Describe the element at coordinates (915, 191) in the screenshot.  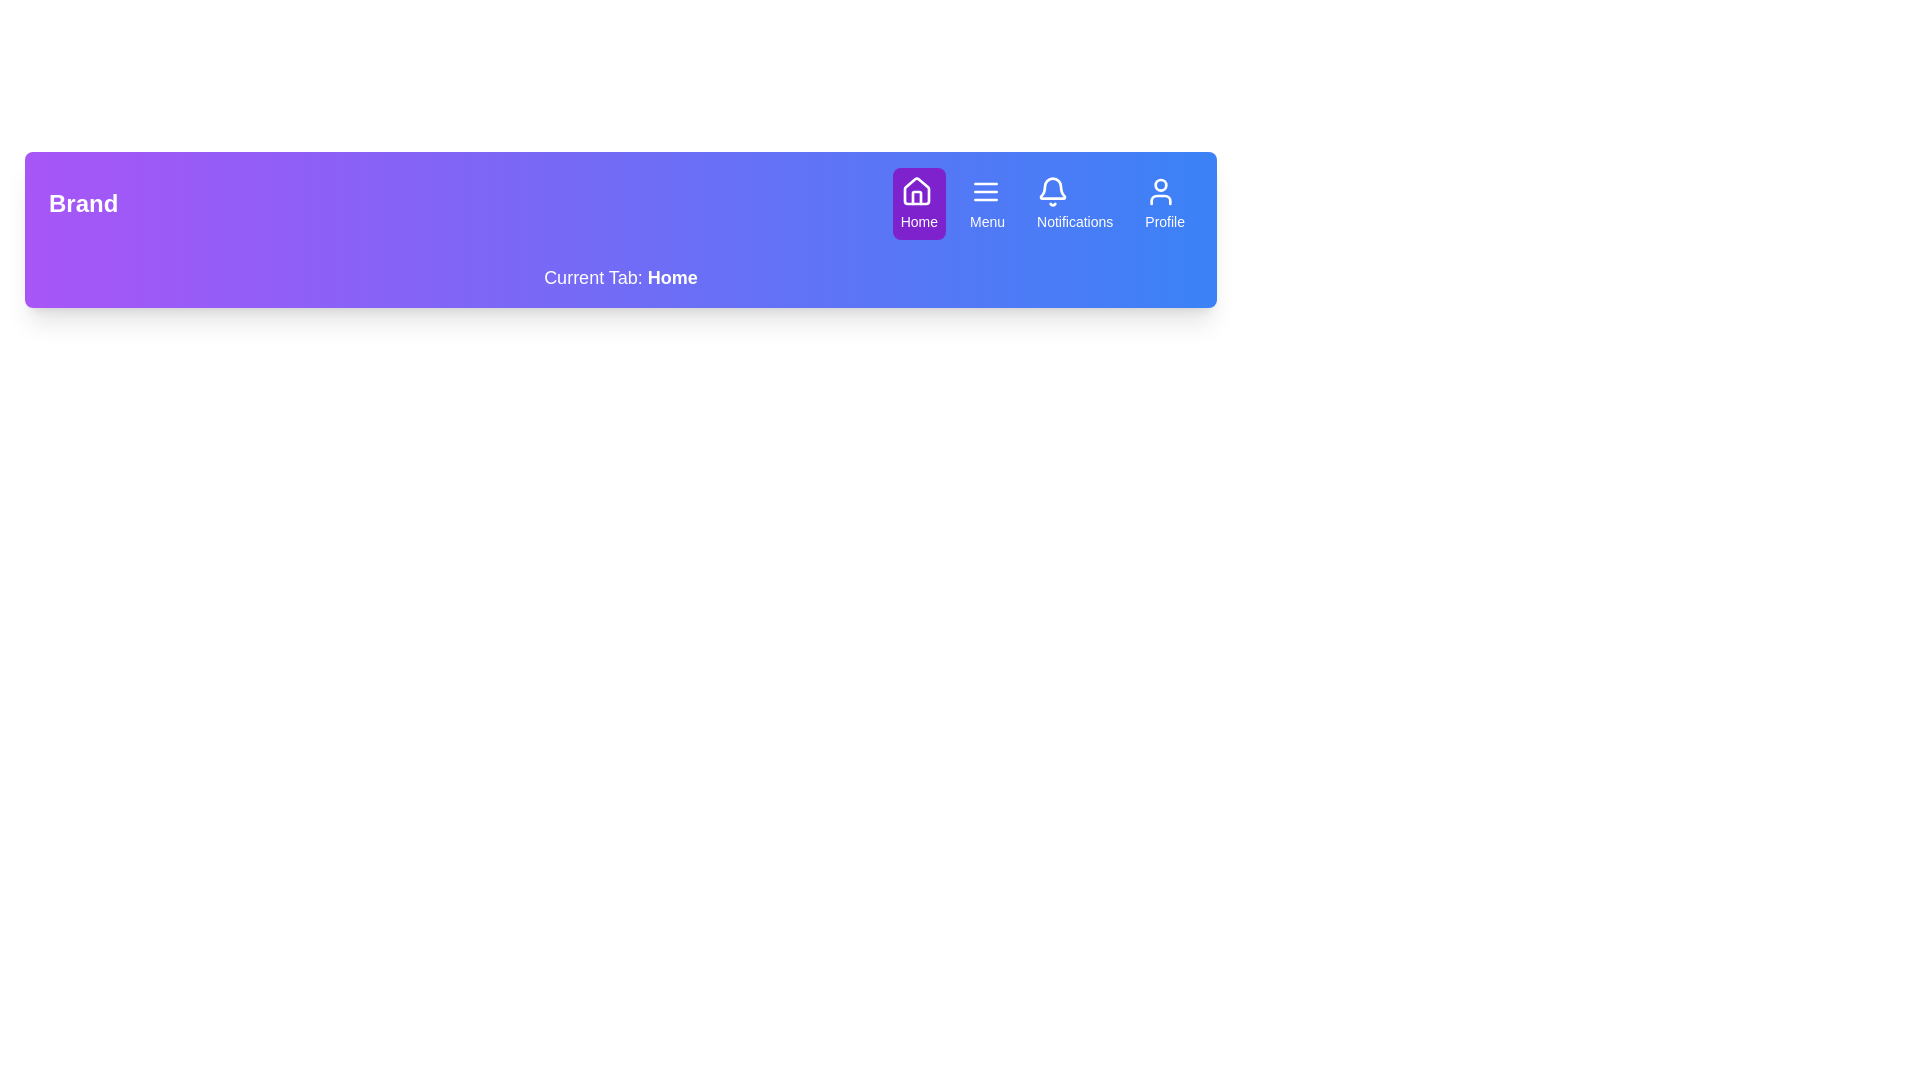
I see `the vibrant house-shaped icon located within the highlighted 'Home' button in the navigation bar` at that location.